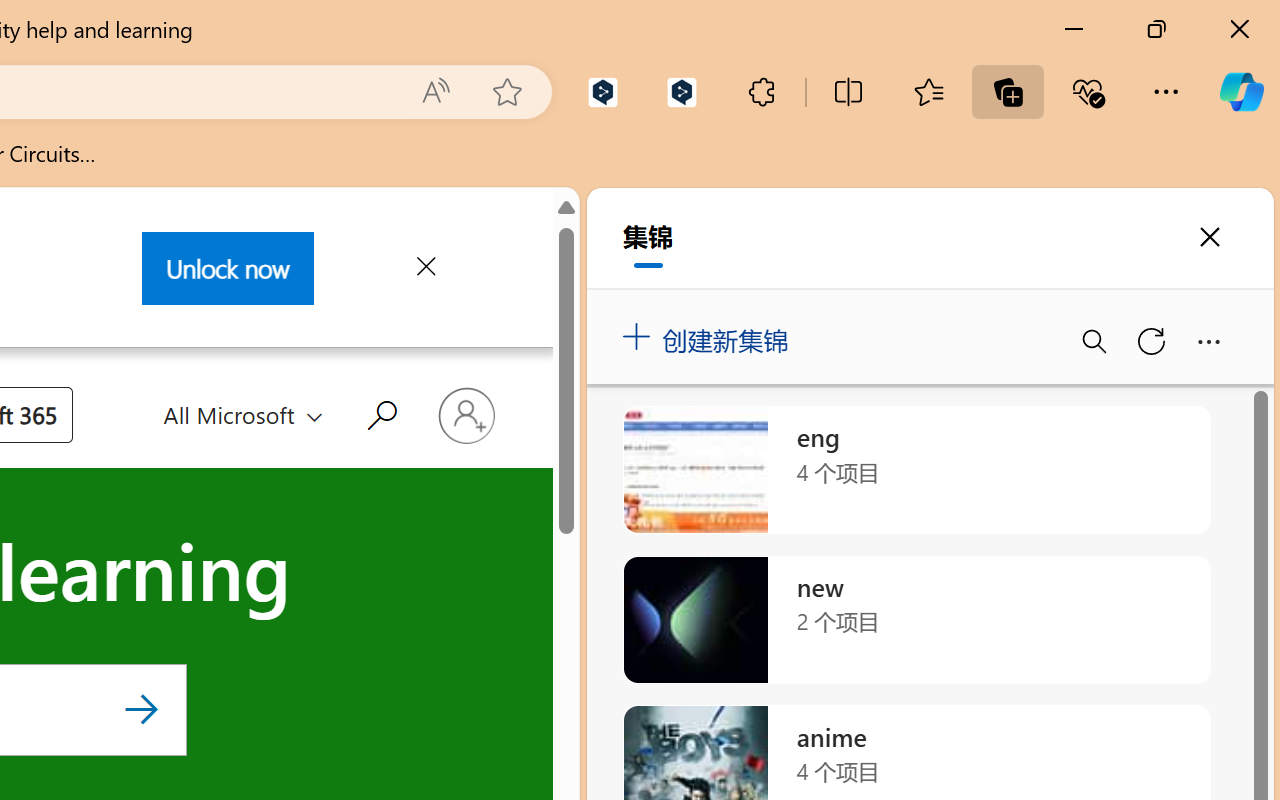 The width and height of the screenshot is (1280, 800). I want to click on 'Copilot (Ctrl+Shift+.)', so click(1240, 91).